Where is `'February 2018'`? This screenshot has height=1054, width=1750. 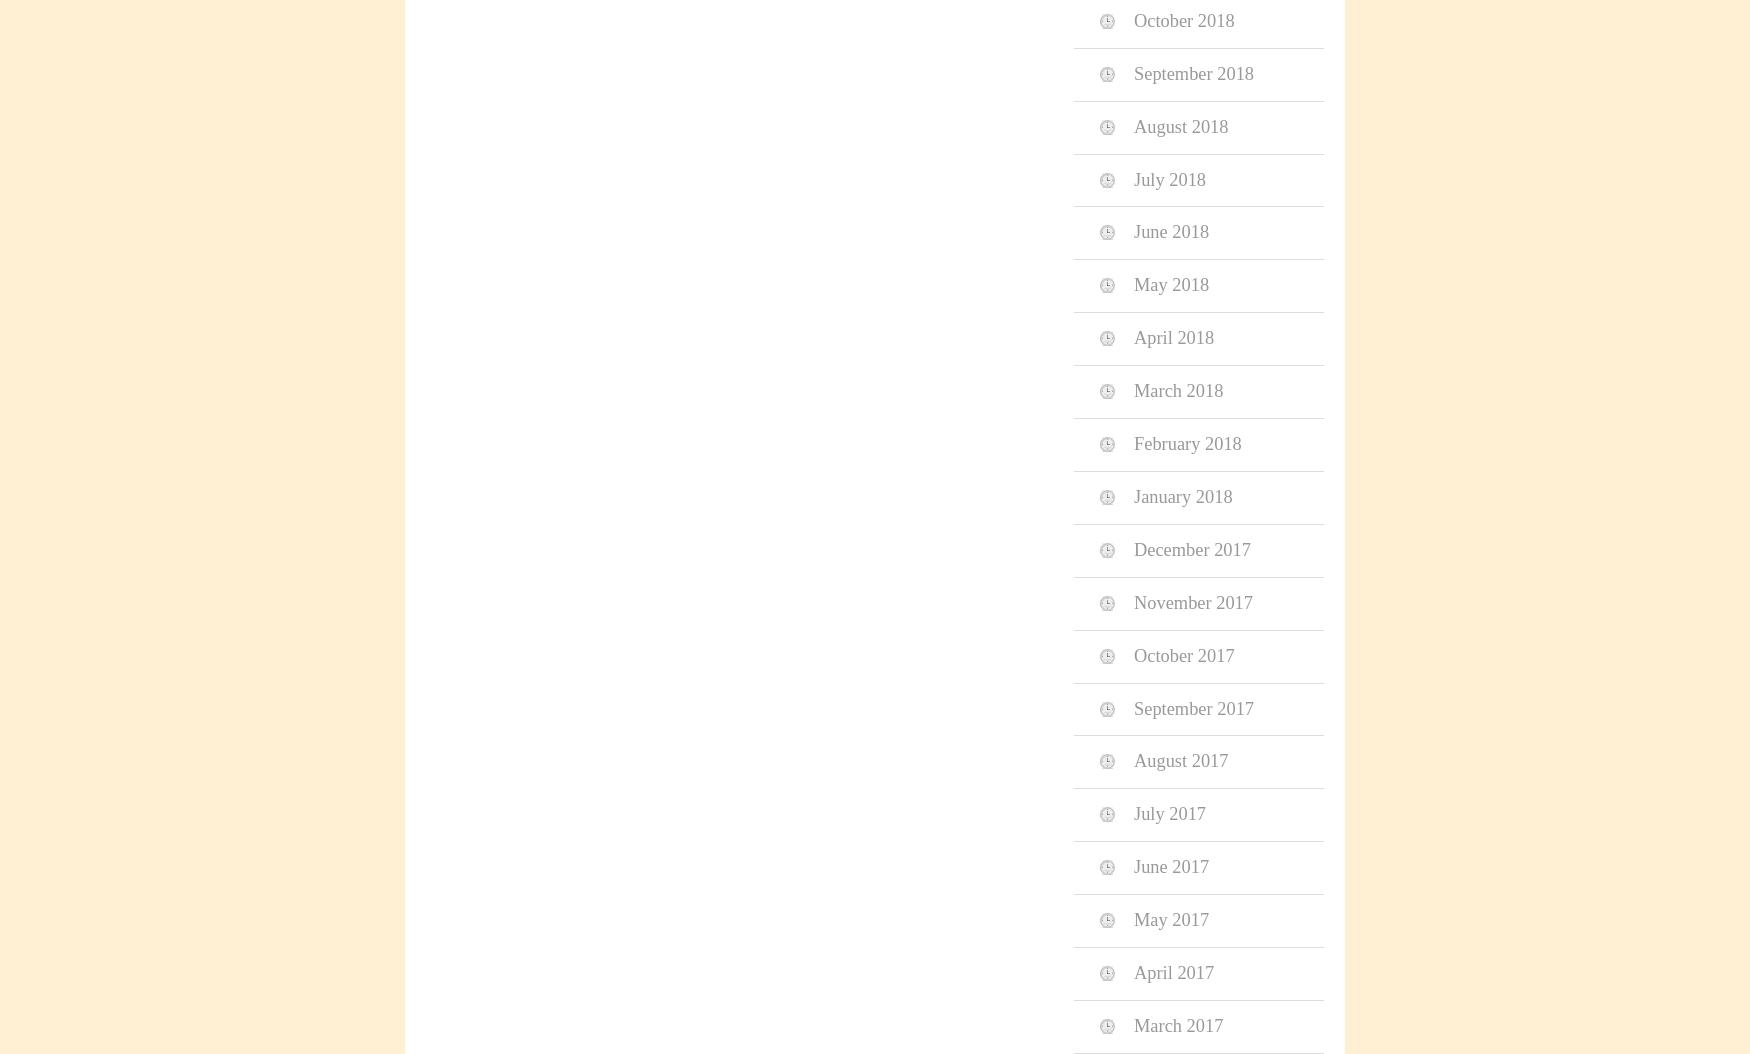
'February 2018' is located at coordinates (1186, 444).